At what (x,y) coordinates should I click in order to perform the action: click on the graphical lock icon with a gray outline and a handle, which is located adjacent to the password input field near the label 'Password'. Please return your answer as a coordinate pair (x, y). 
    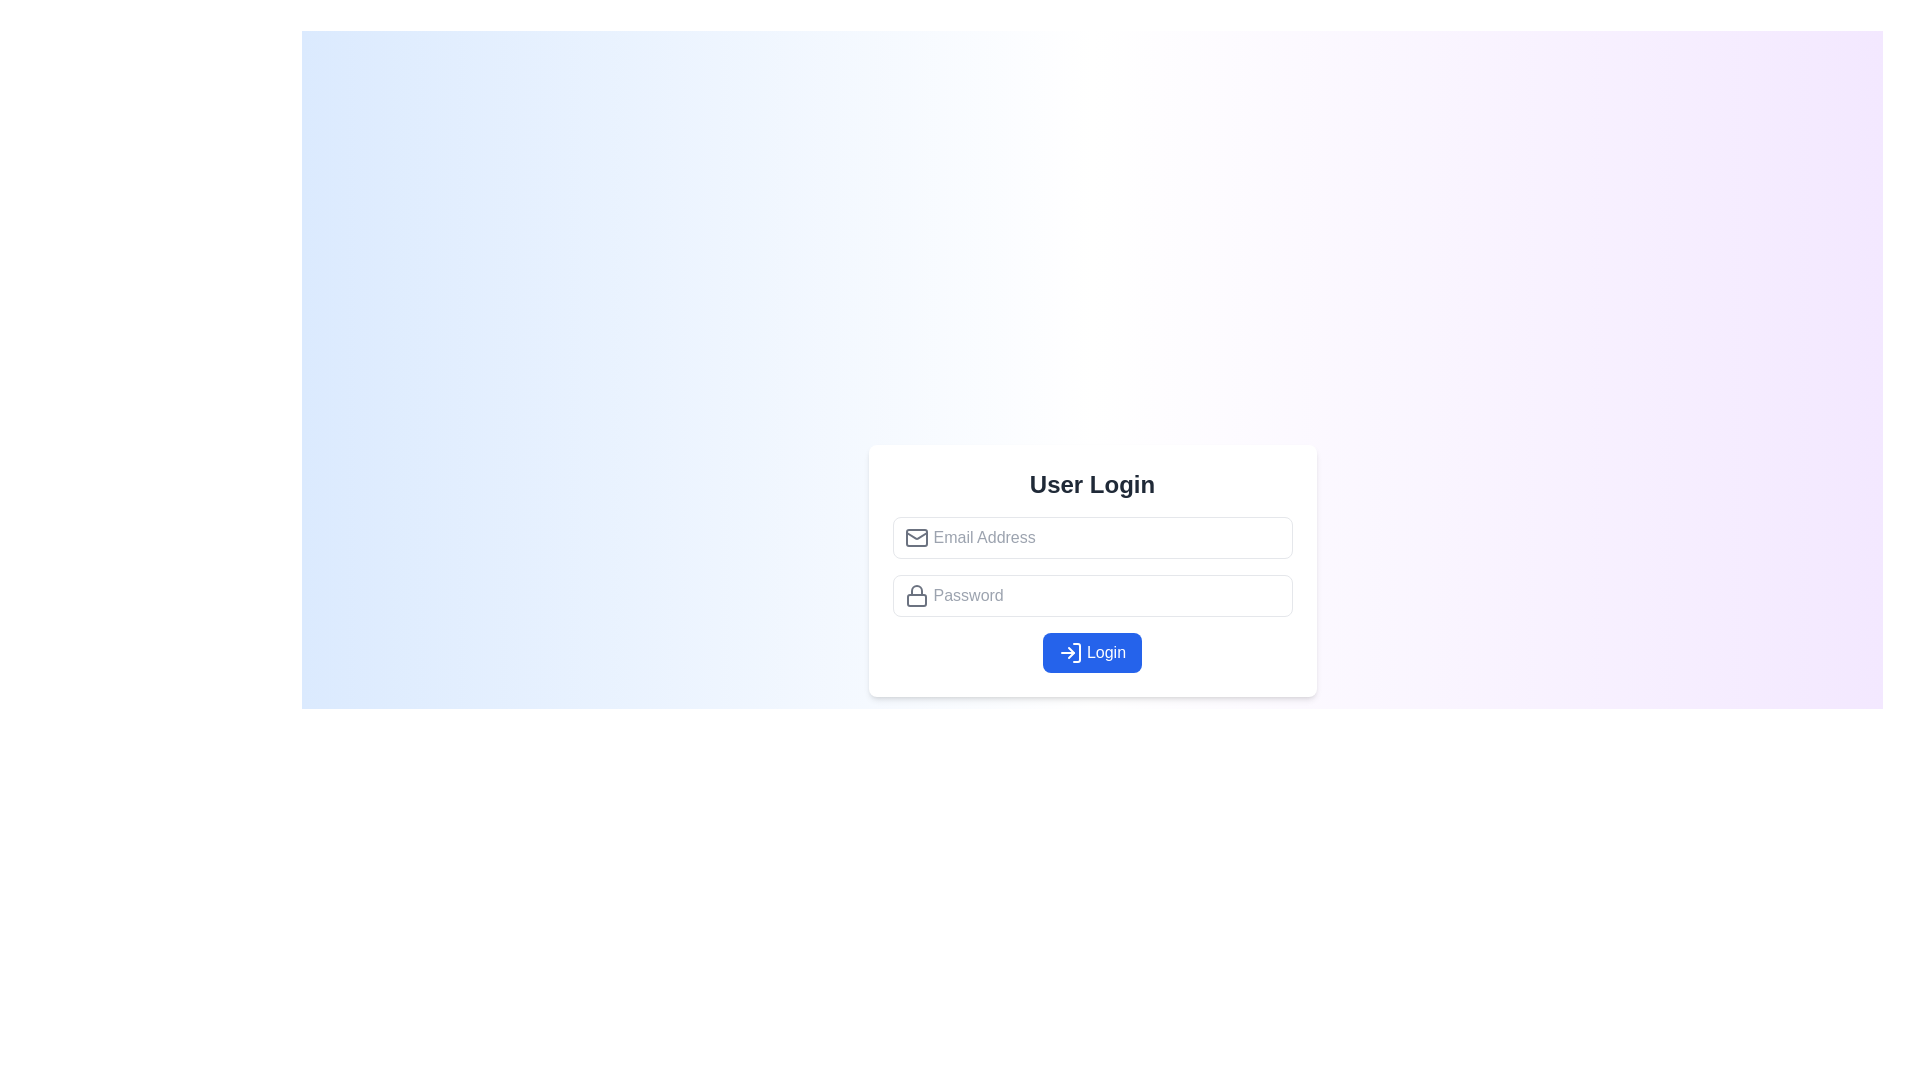
    Looking at the image, I should click on (915, 595).